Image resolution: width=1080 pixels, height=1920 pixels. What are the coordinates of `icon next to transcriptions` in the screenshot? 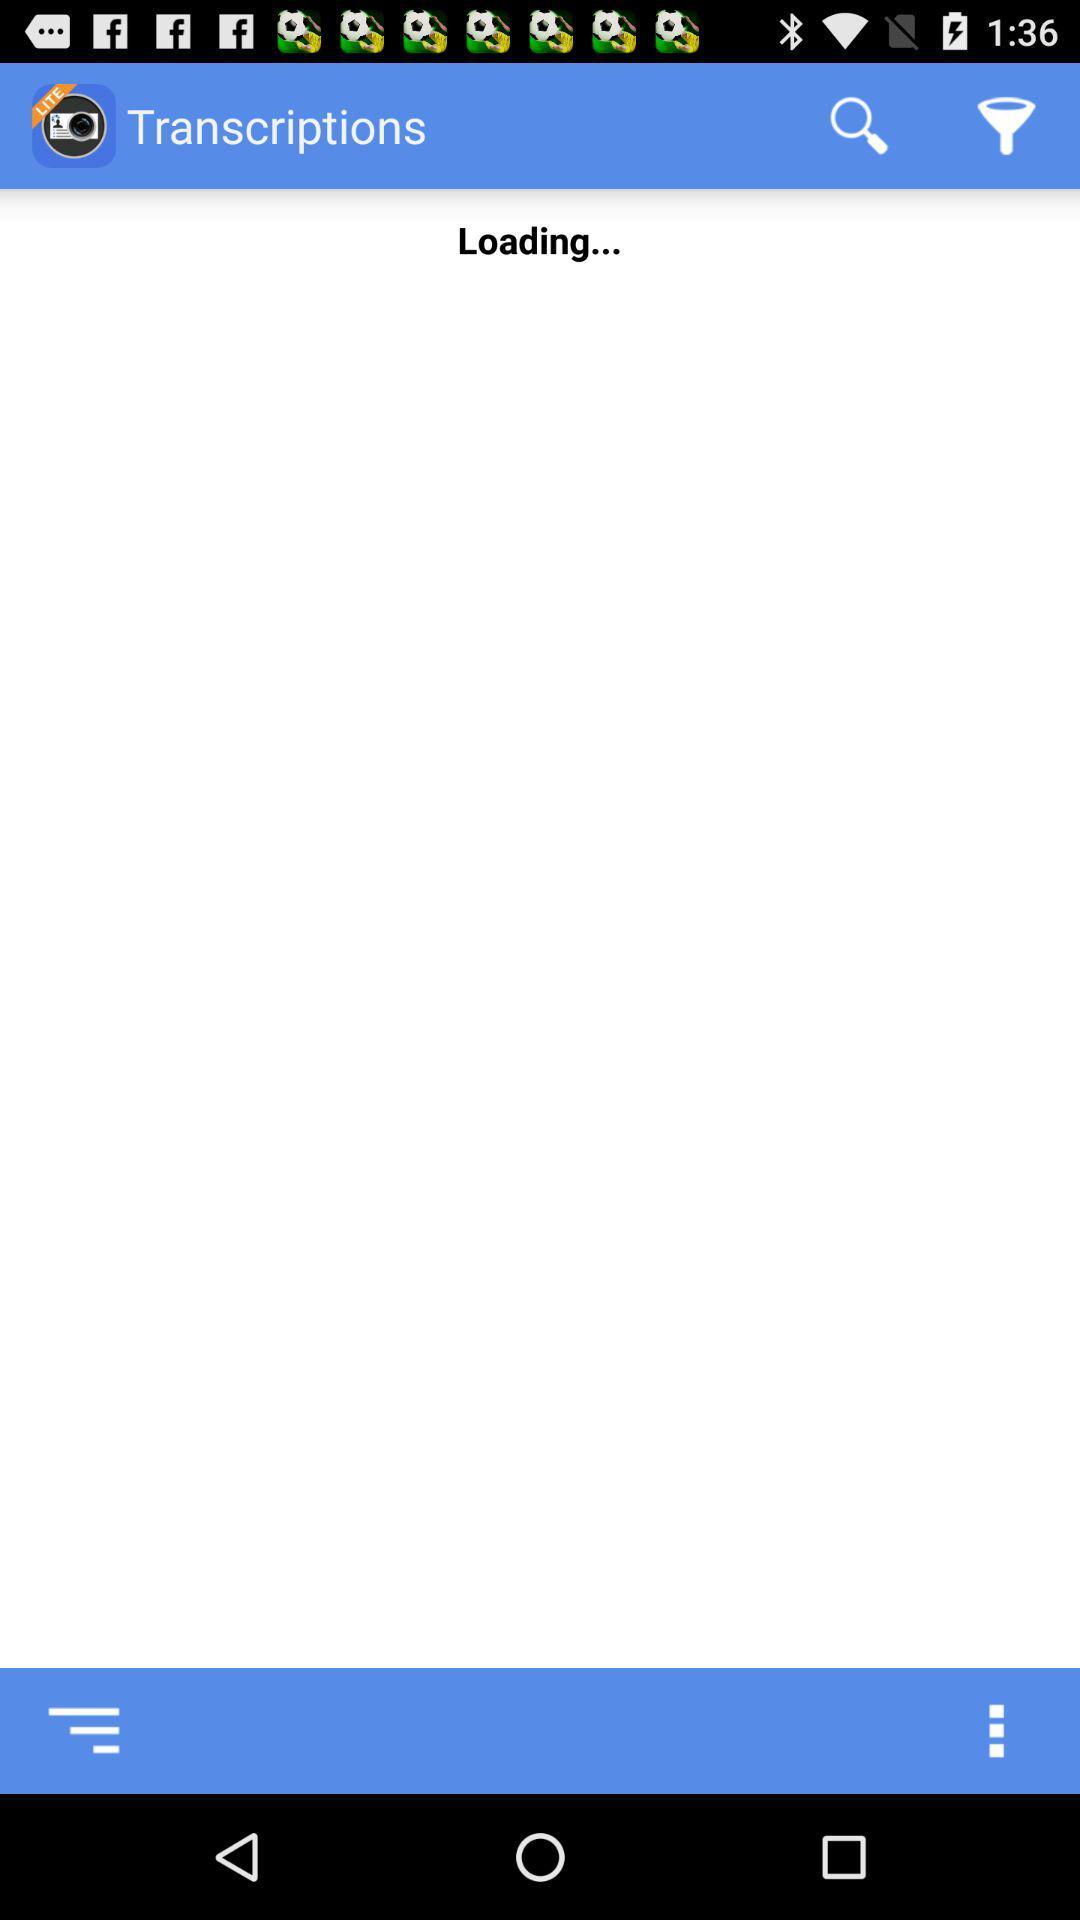 It's located at (858, 124).